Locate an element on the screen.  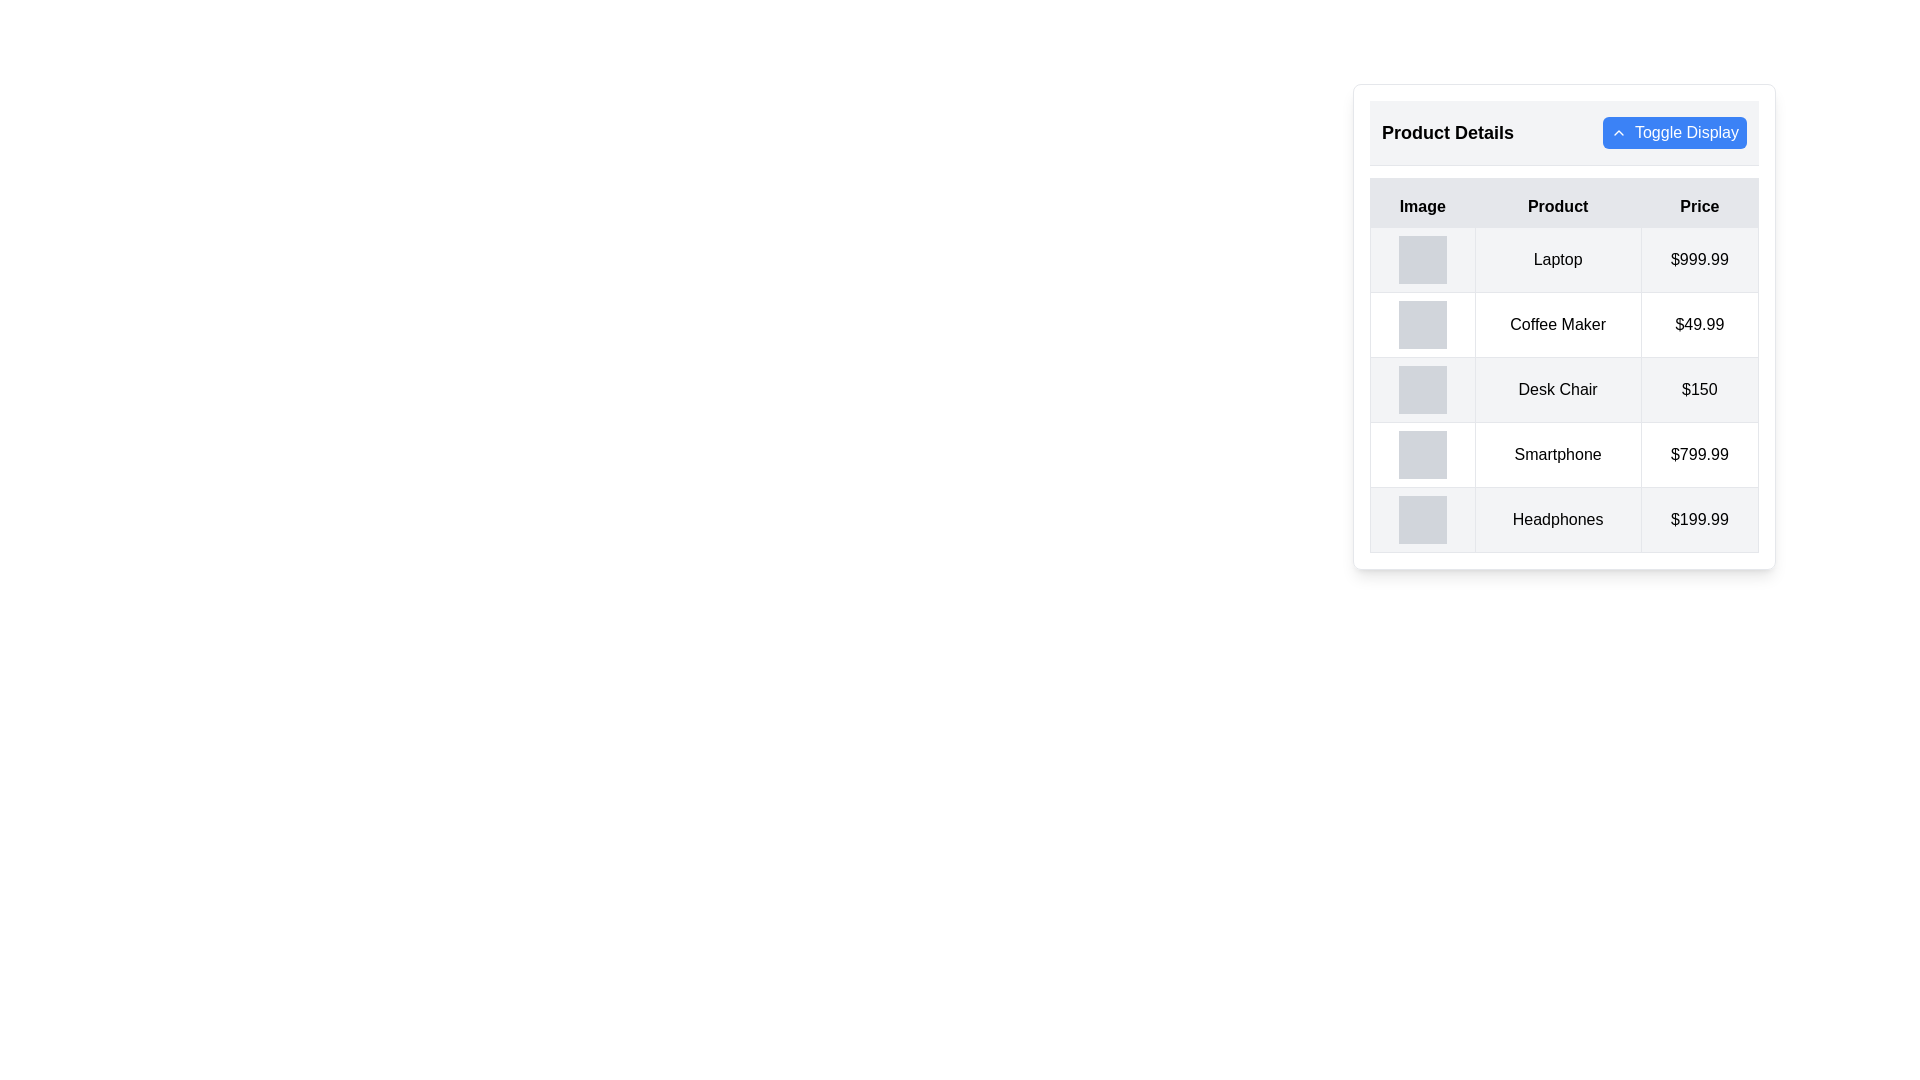
the table row displaying the 'Coffee Maker' product and its price '$49.99' is located at coordinates (1563, 323).